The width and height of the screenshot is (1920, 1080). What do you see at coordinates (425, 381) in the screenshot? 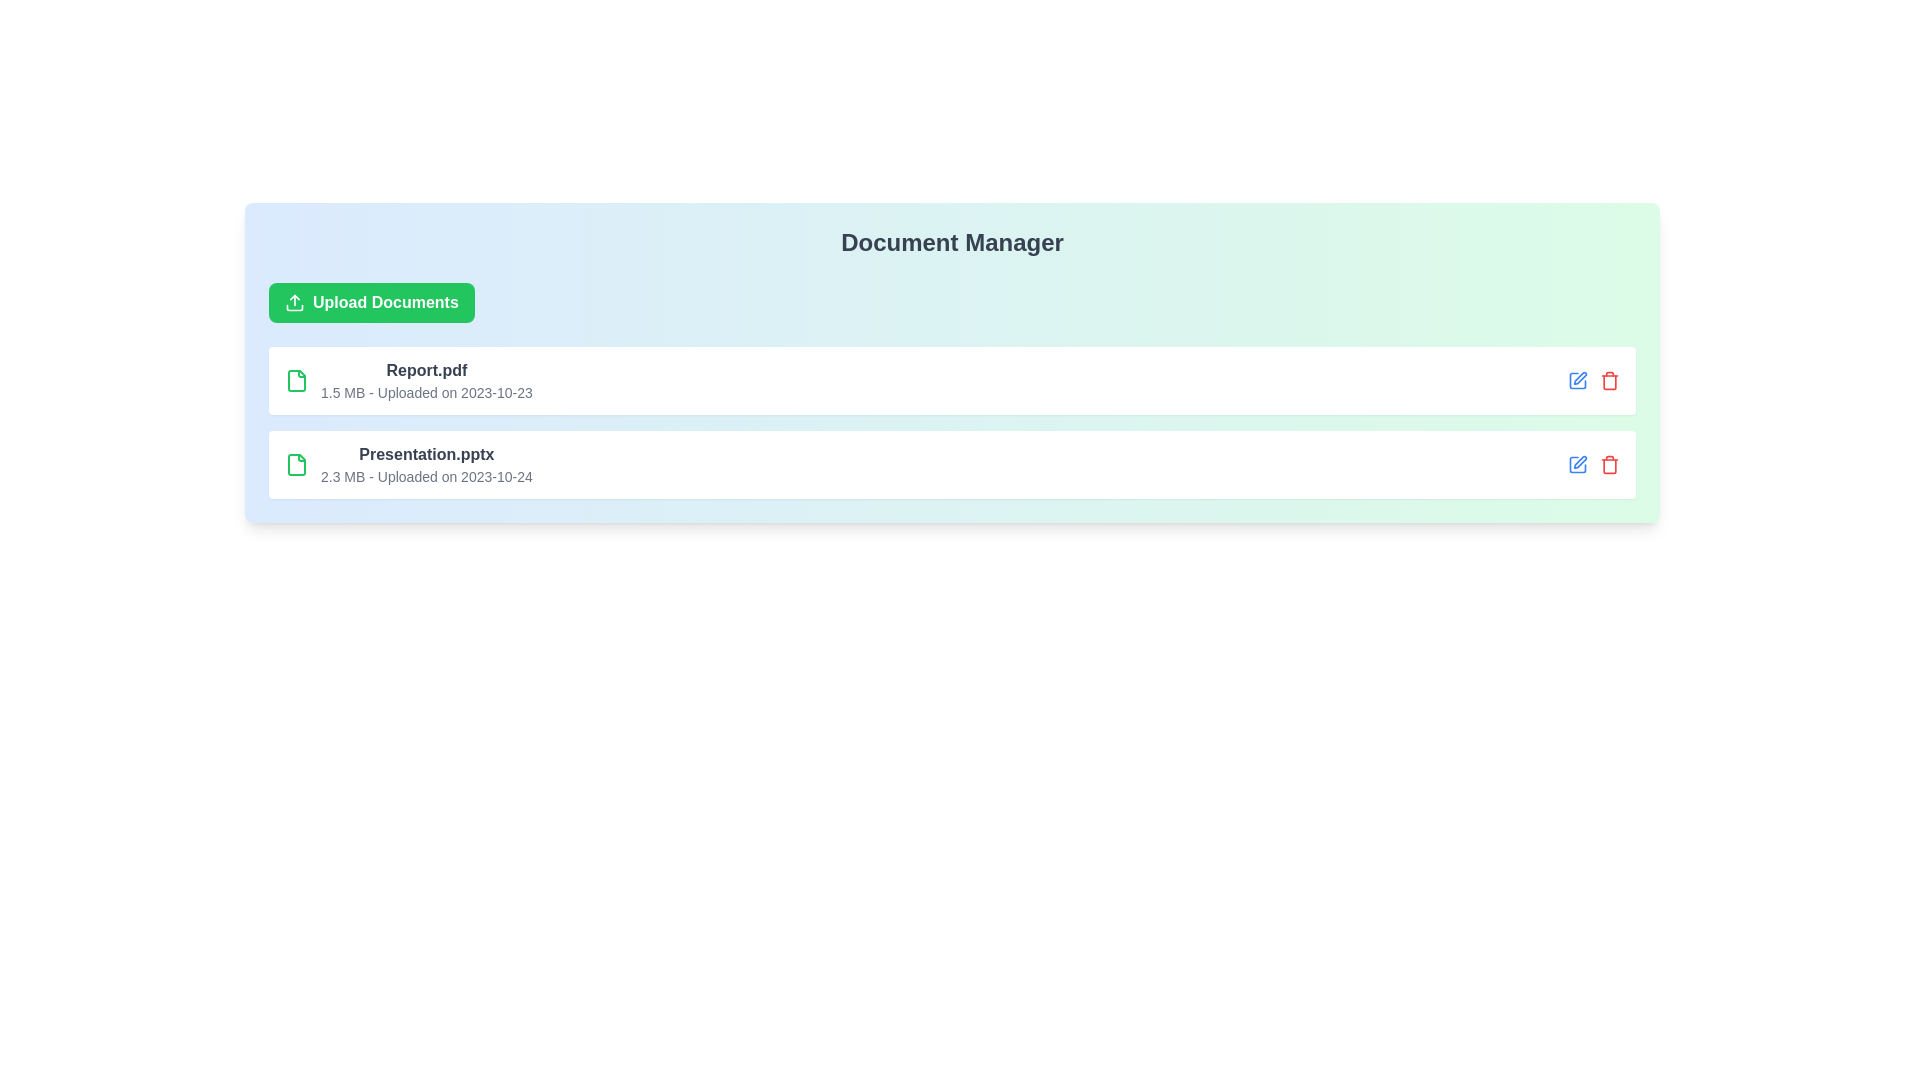
I see `the text label that displays information about an uploaded file, which is positioned to the right of a green document icon` at bounding box center [425, 381].